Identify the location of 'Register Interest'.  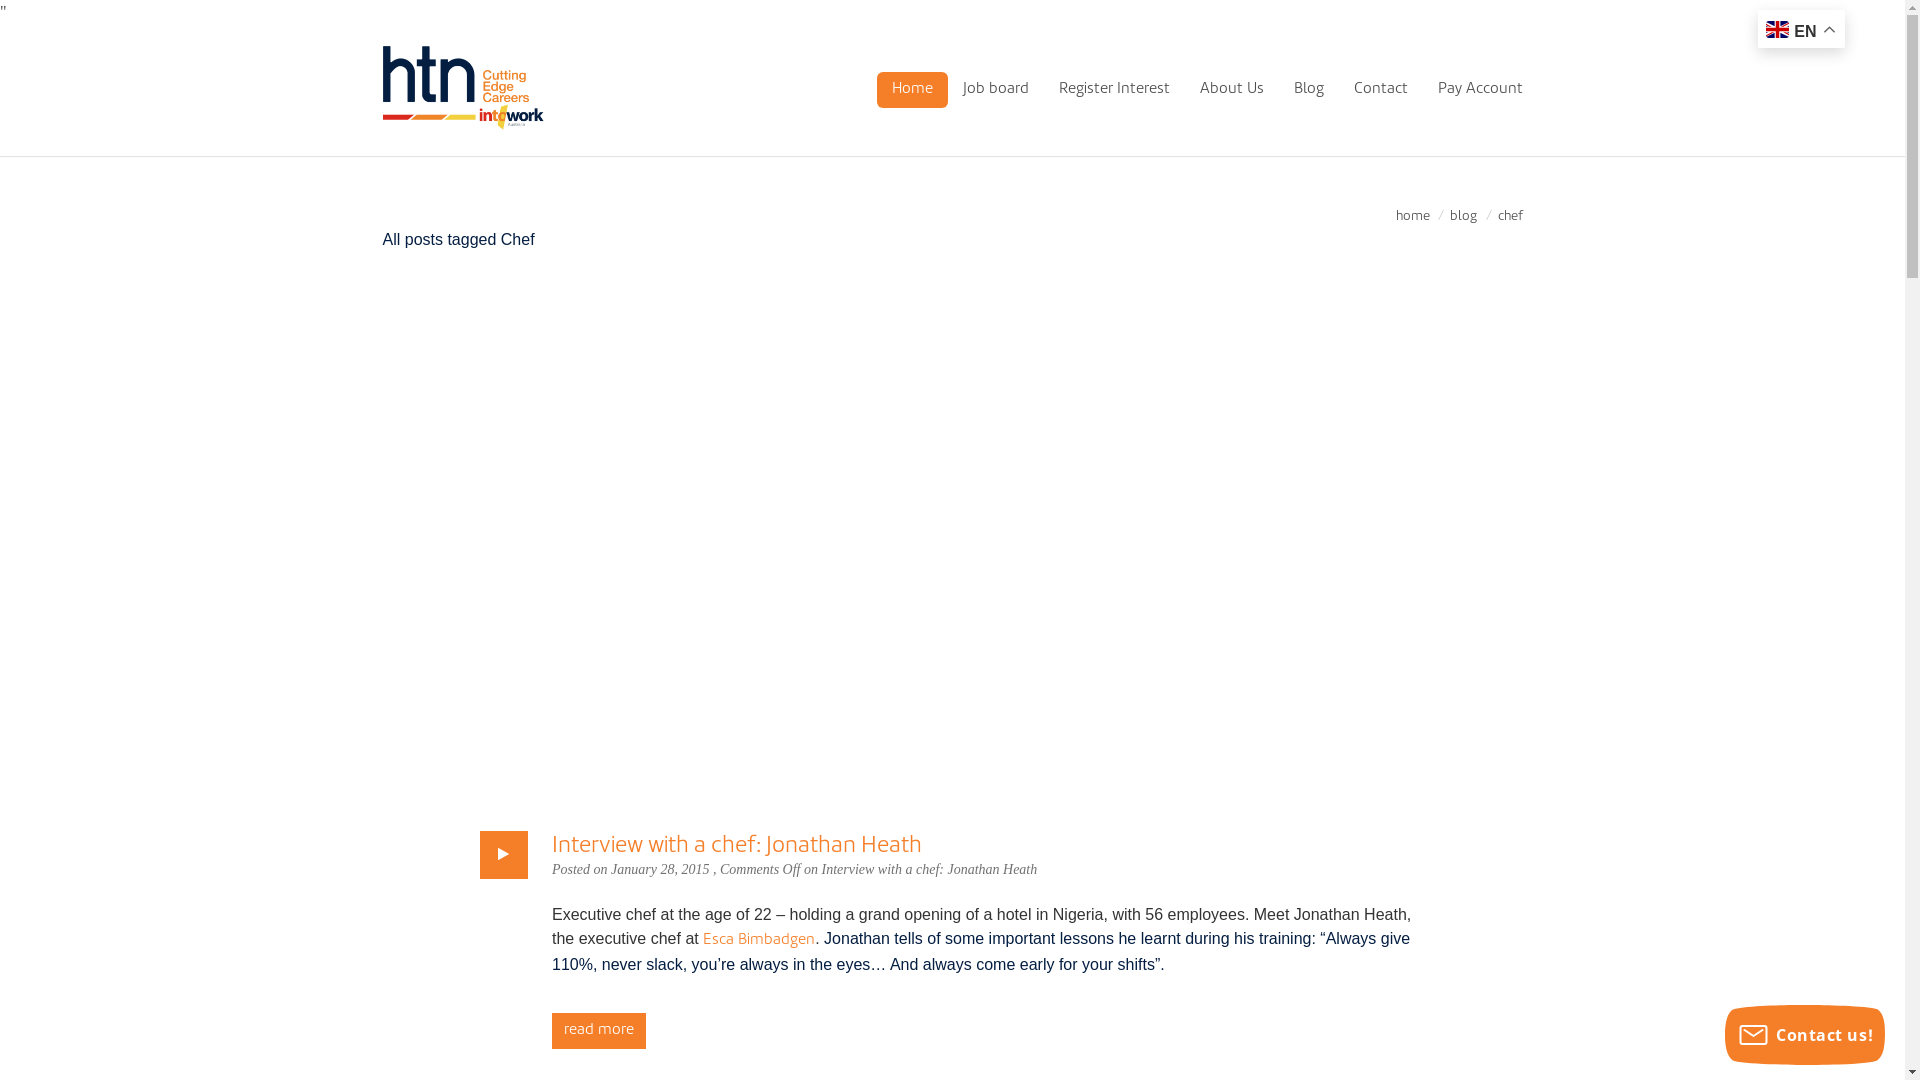
(1113, 88).